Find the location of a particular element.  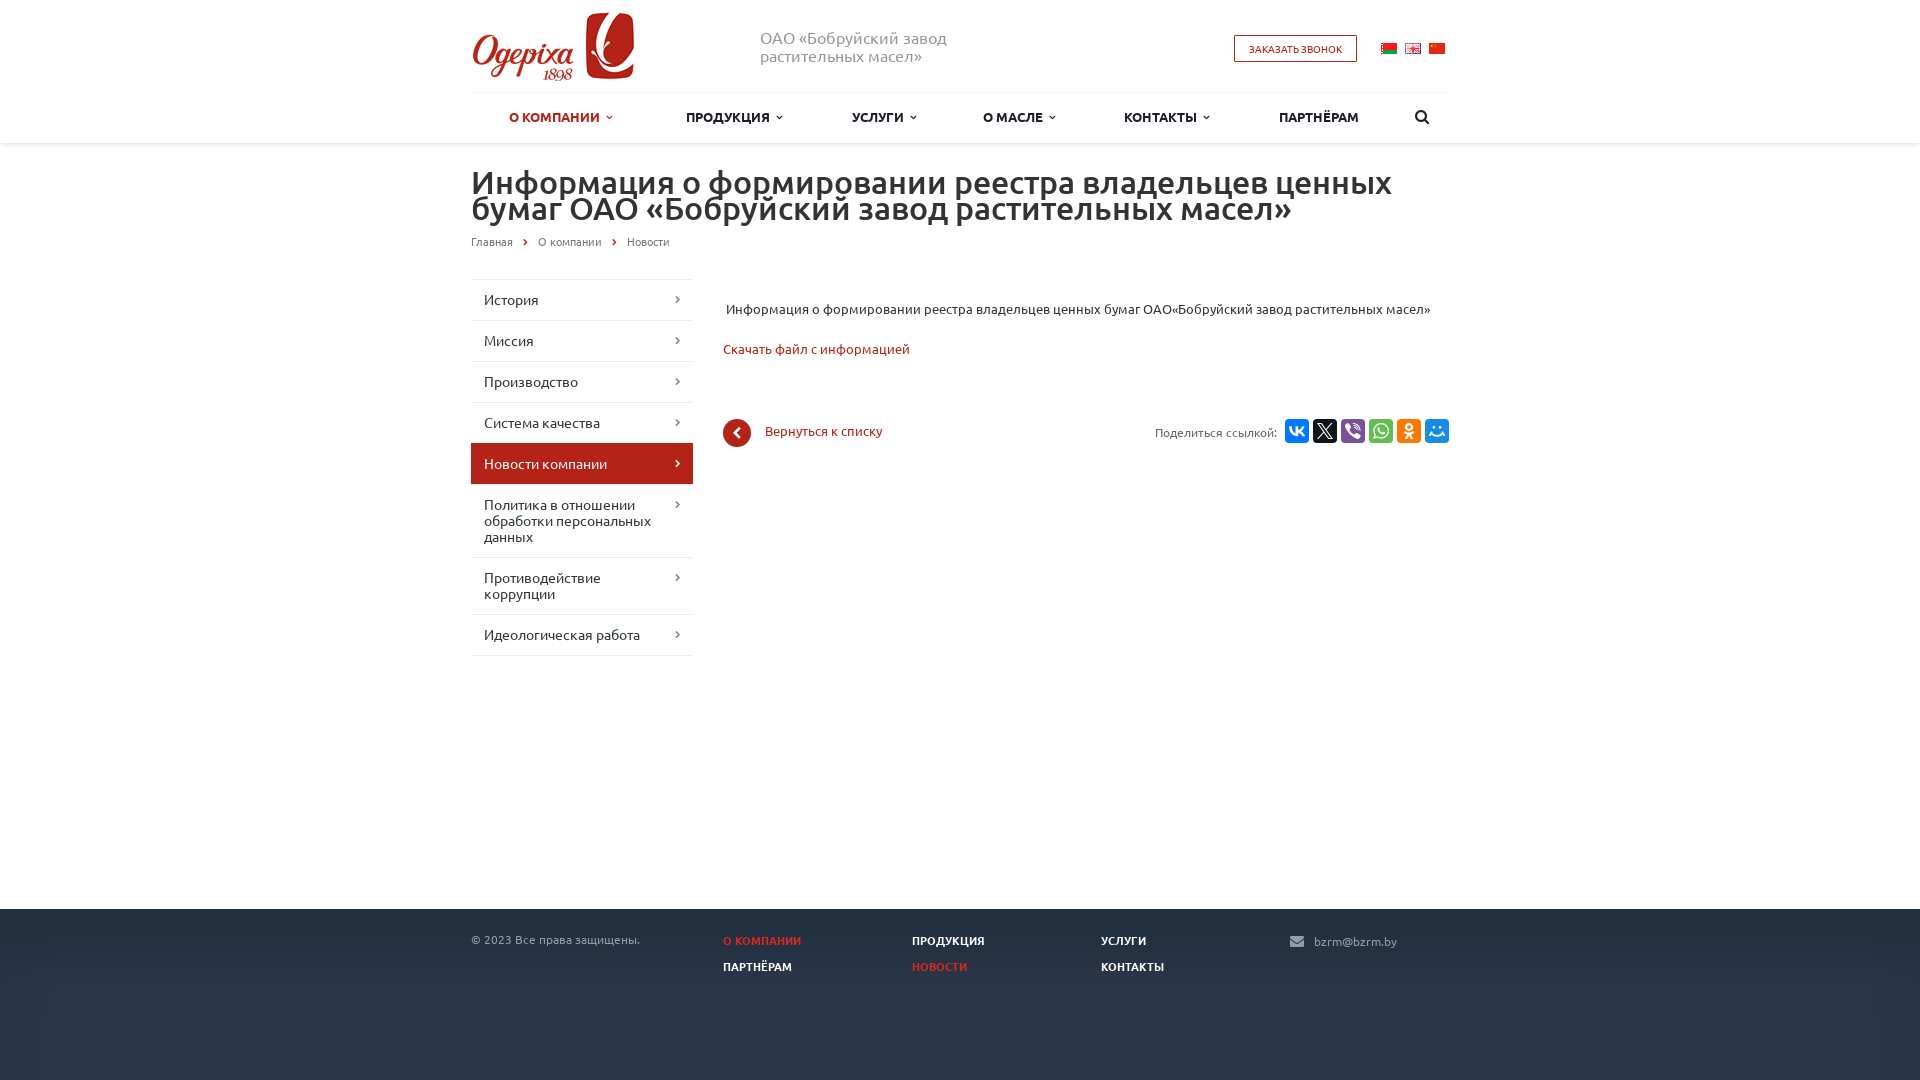

'WhatsApp' is located at coordinates (1380, 430).